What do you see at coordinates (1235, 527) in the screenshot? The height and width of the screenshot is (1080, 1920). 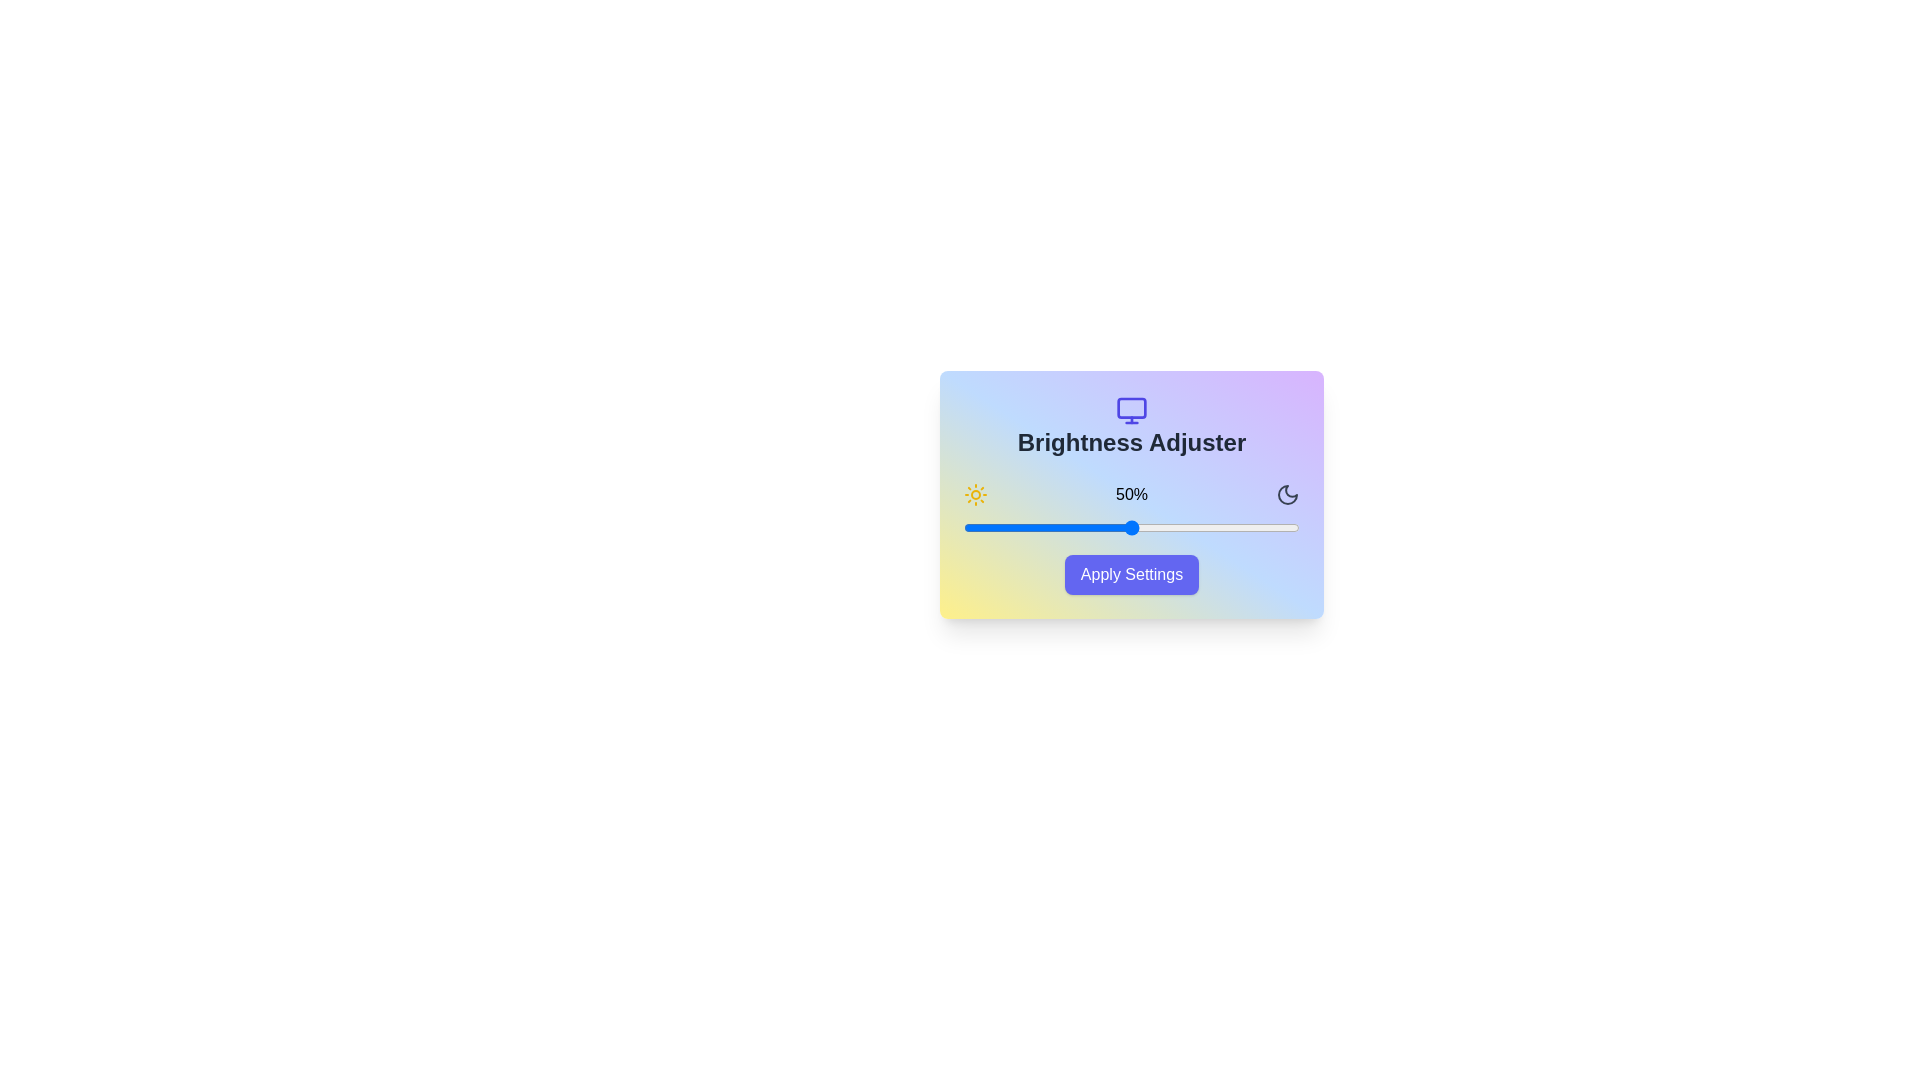 I see `the brightness slider to 81%` at bounding box center [1235, 527].